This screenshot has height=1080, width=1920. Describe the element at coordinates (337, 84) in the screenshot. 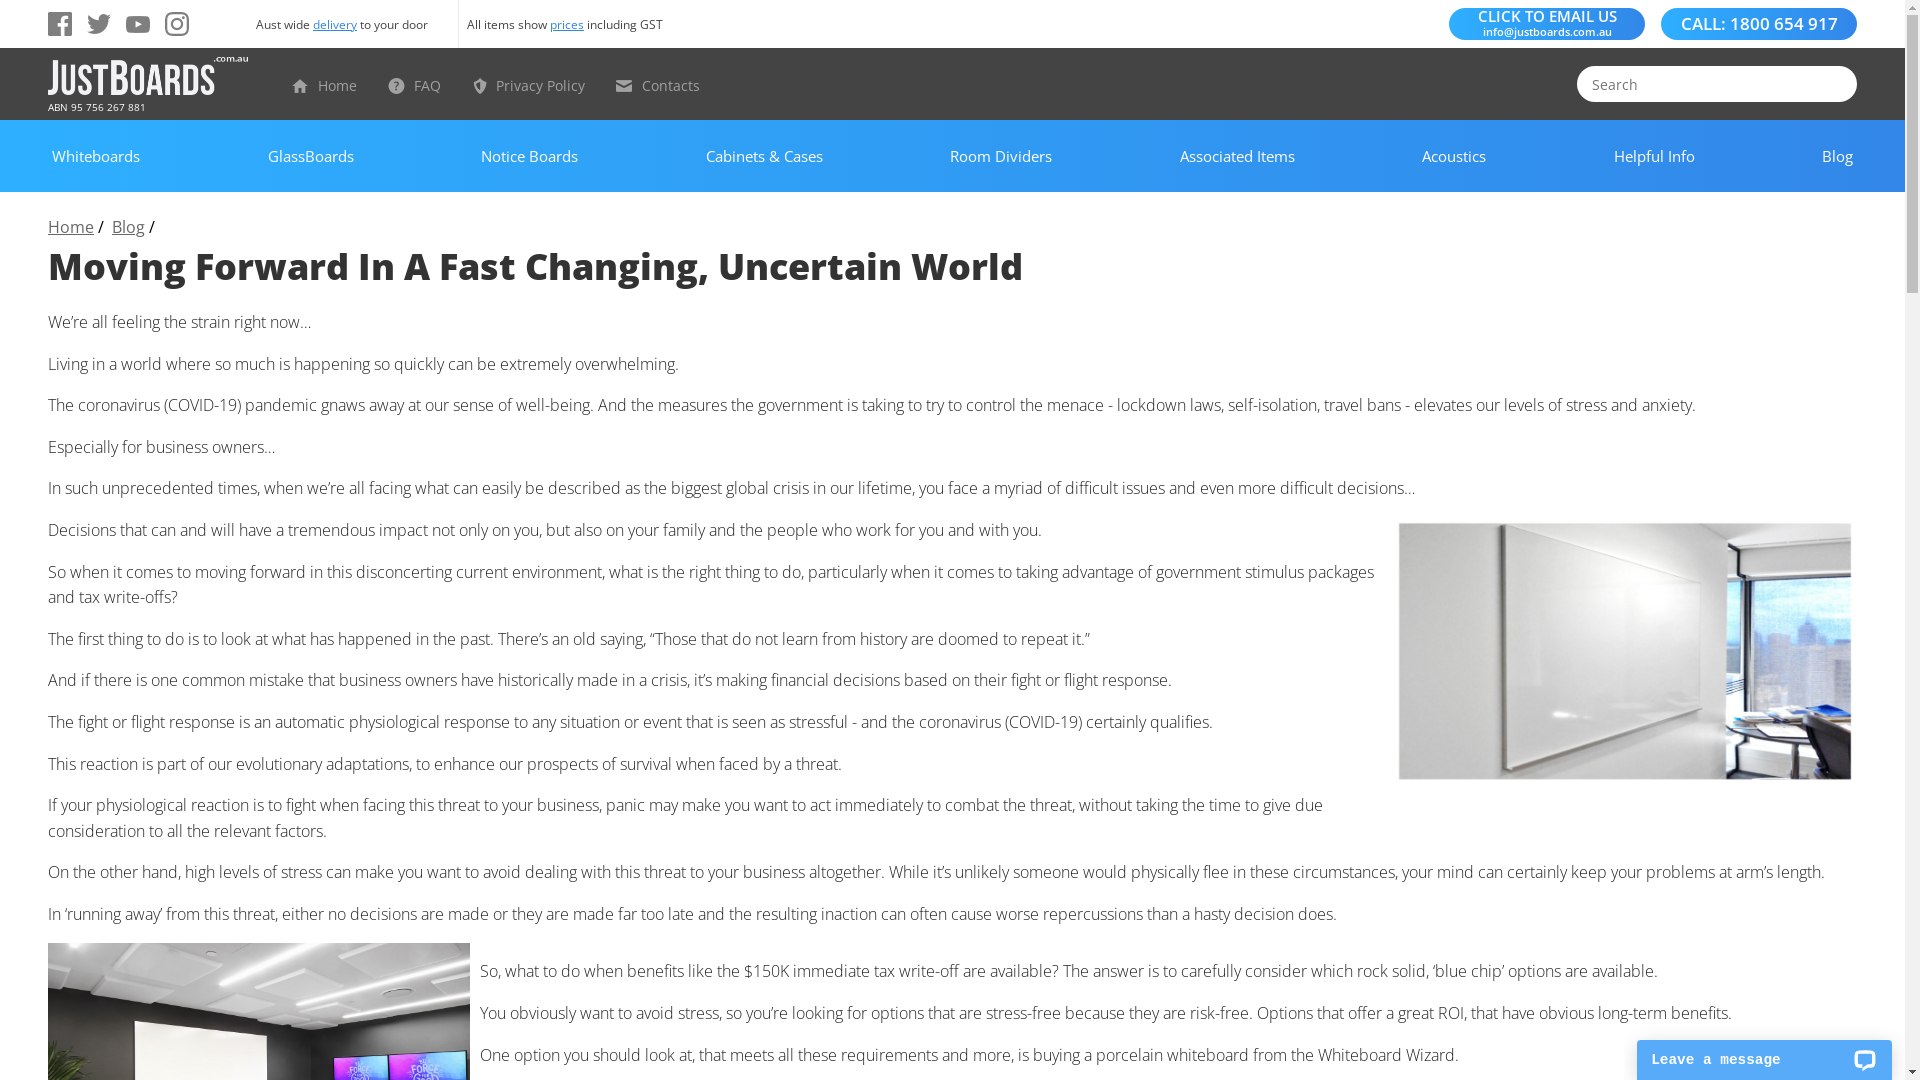

I see `'Home'` at that location.